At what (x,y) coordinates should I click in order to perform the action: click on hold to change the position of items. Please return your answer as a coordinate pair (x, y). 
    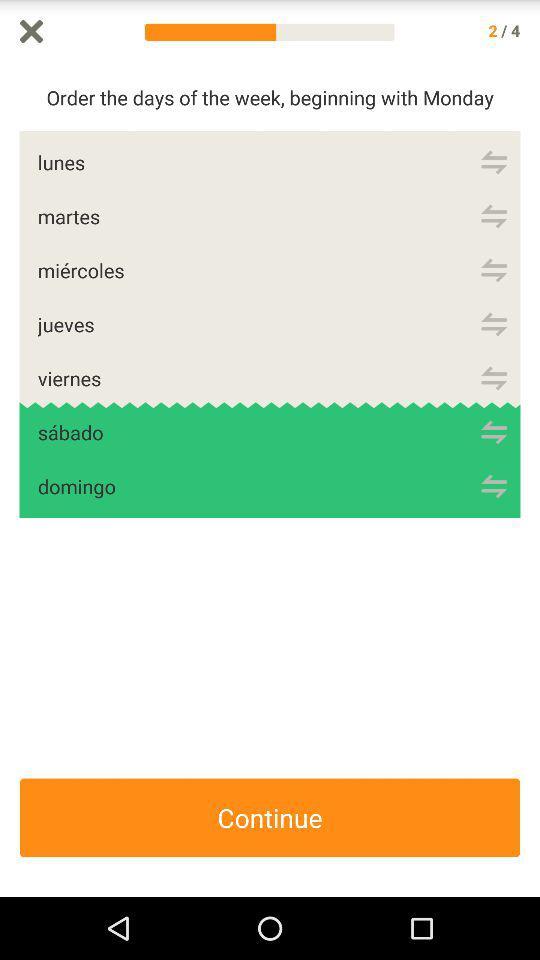
    Looking at the image, I should click on (493, 269).